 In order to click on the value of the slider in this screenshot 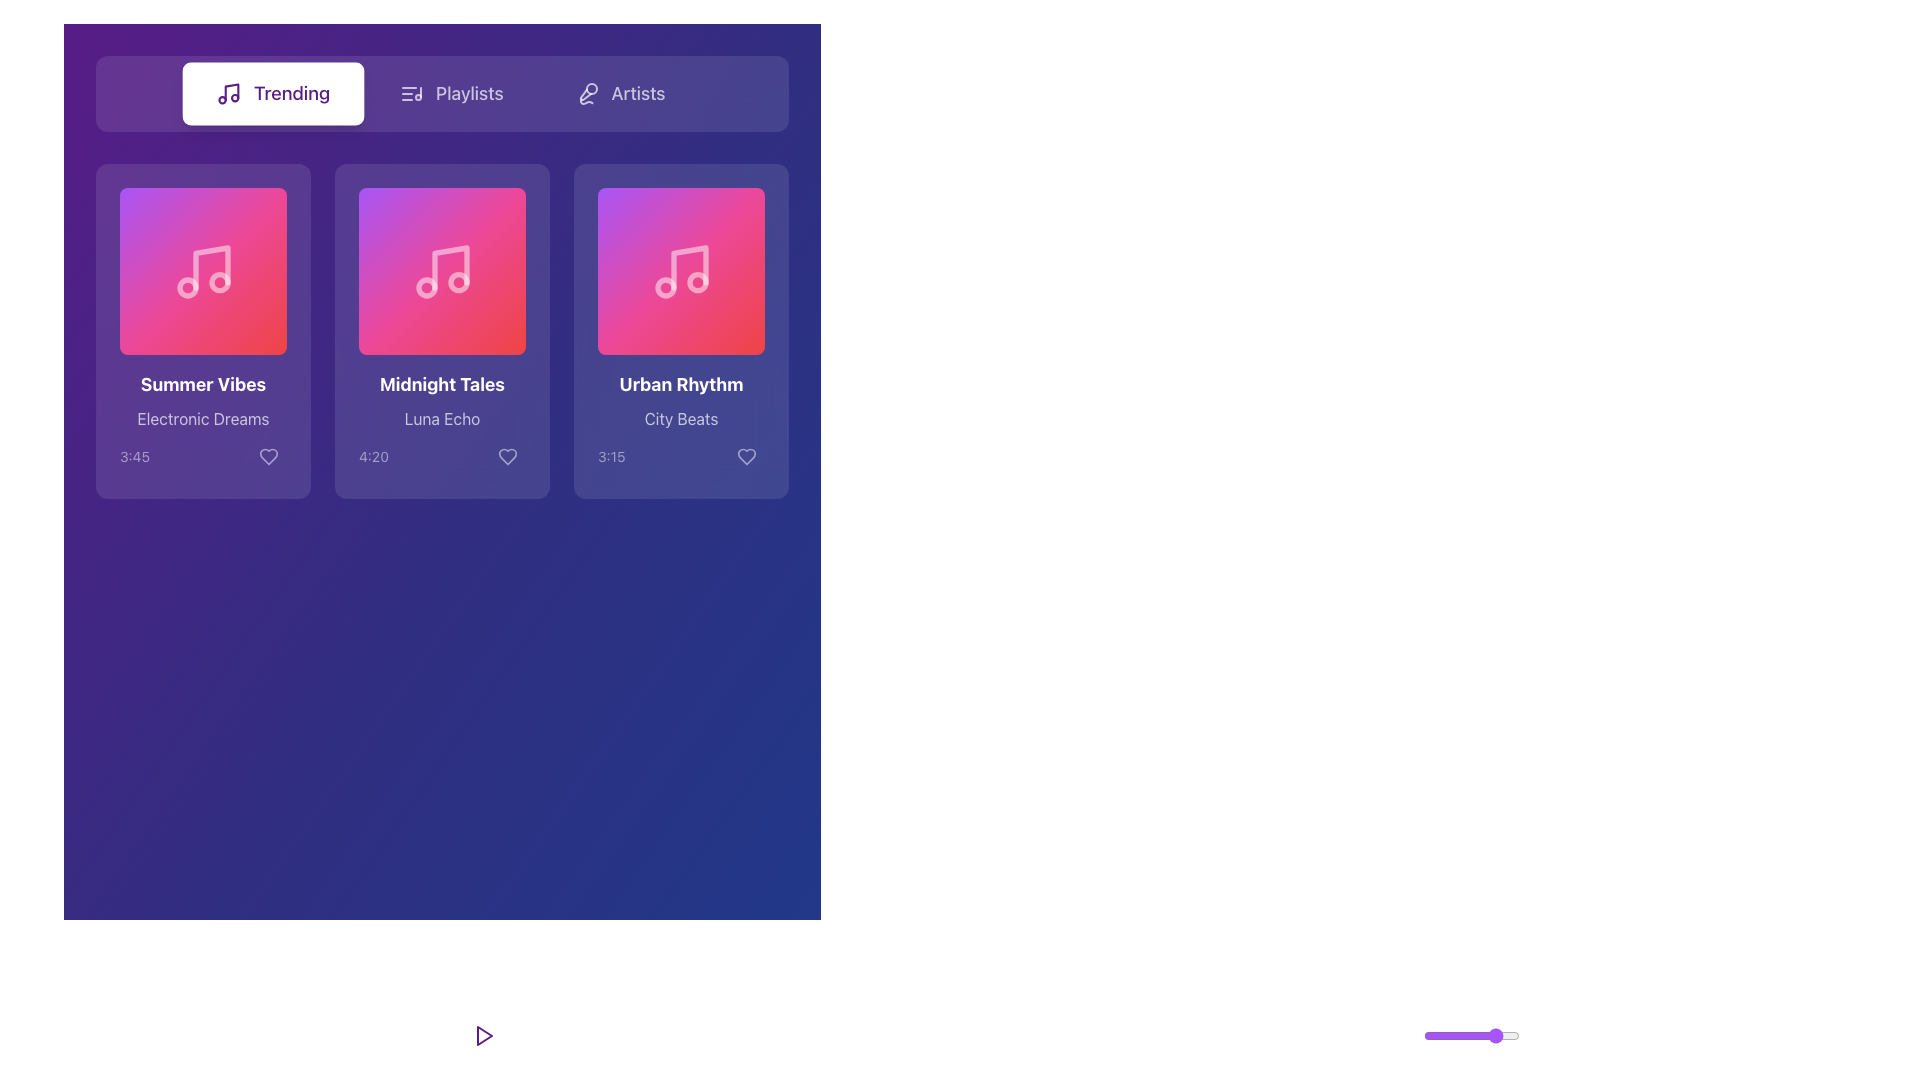, I will do `click(1497, 1035)`.